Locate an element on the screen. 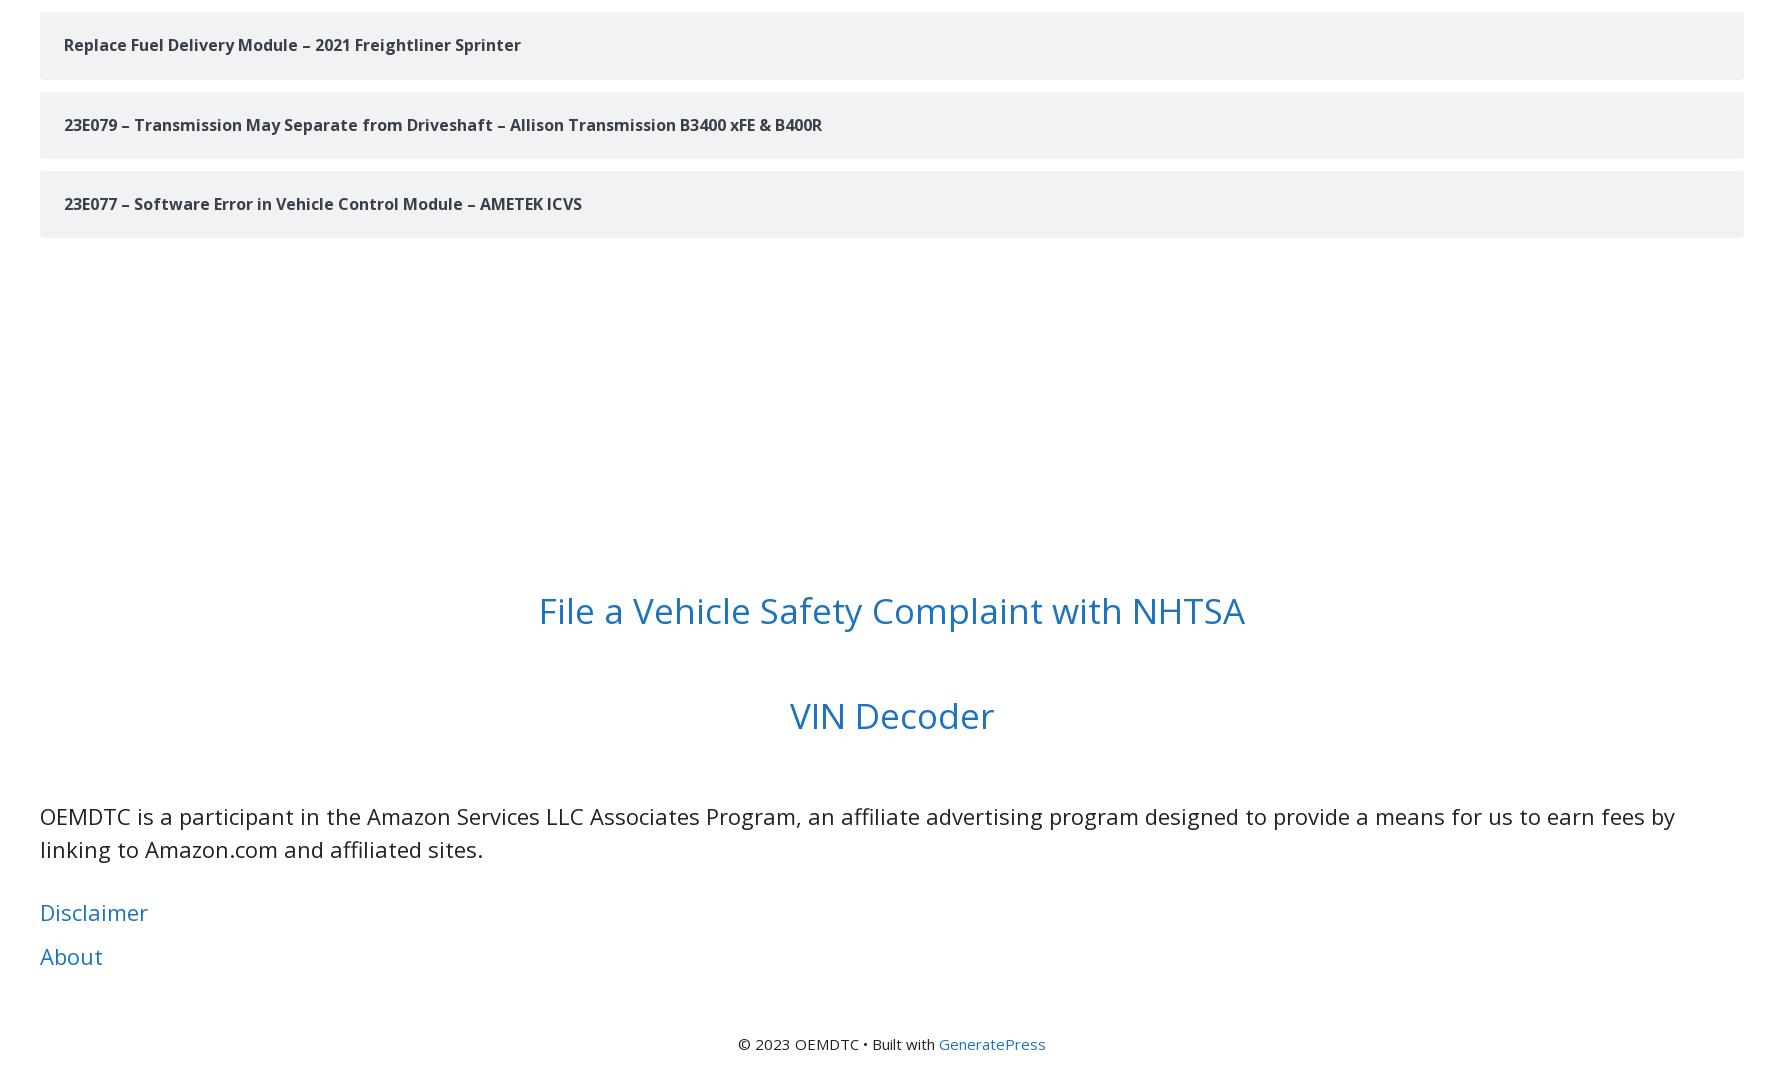 This screenshot has height=1066, width=1784. 'File a Vehicle Safety Complaint with NHTSA' is located at coordinates (538, 608).